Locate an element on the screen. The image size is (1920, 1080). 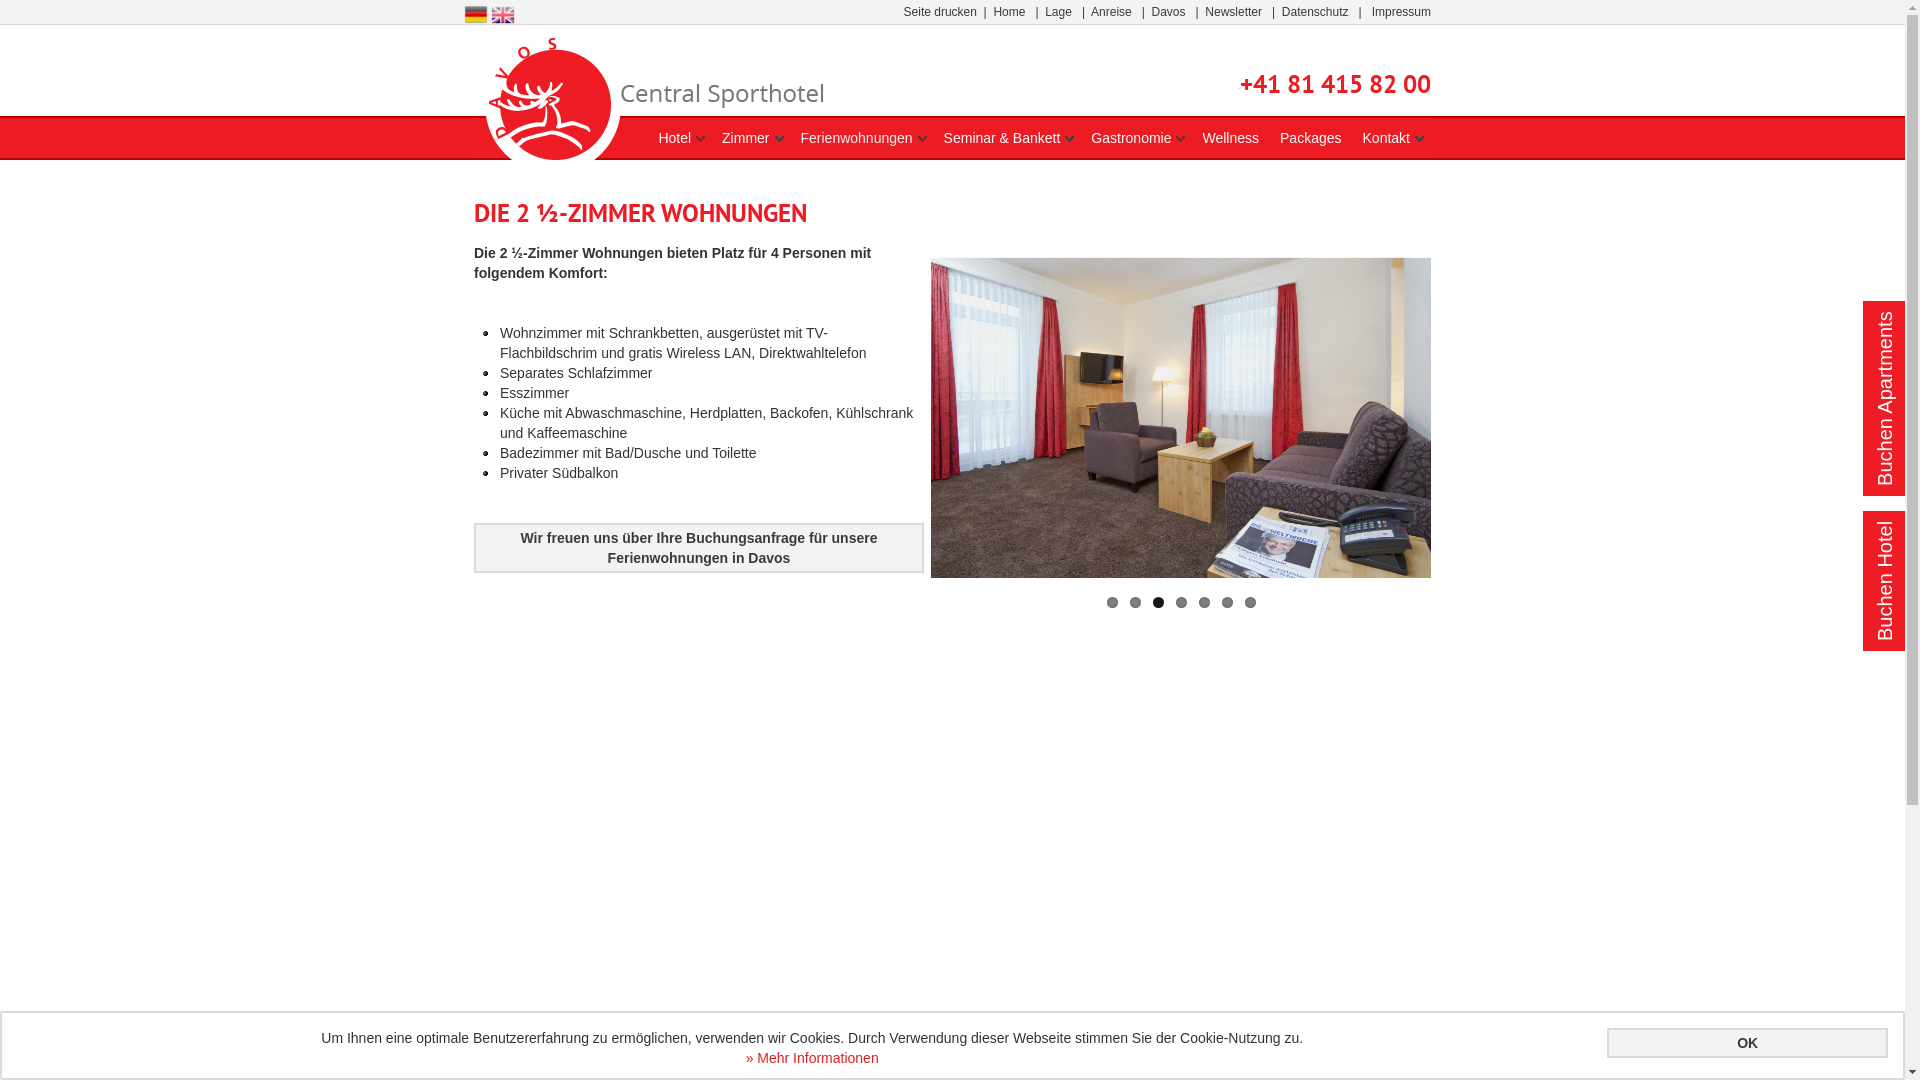
'6' is located at coordinates (1226, 600).